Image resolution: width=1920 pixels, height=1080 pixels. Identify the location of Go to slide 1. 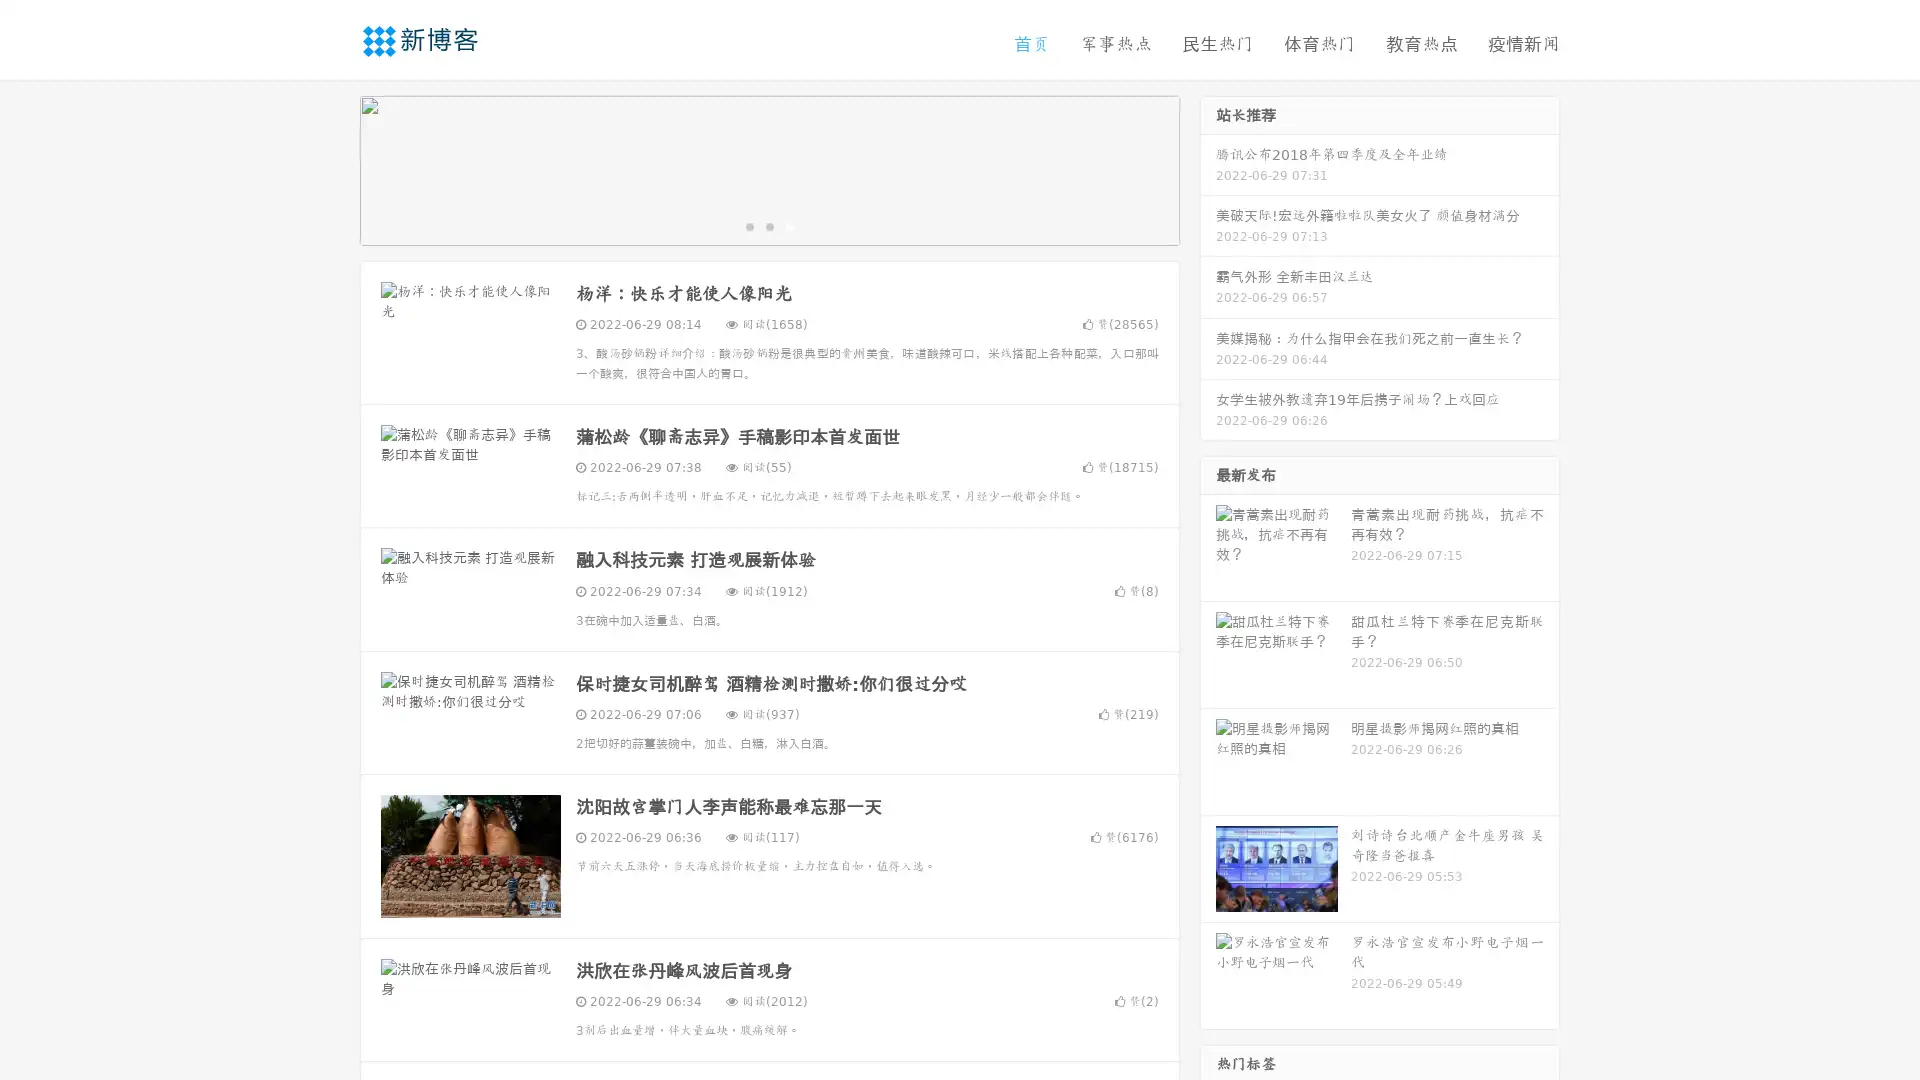
(748, 225).